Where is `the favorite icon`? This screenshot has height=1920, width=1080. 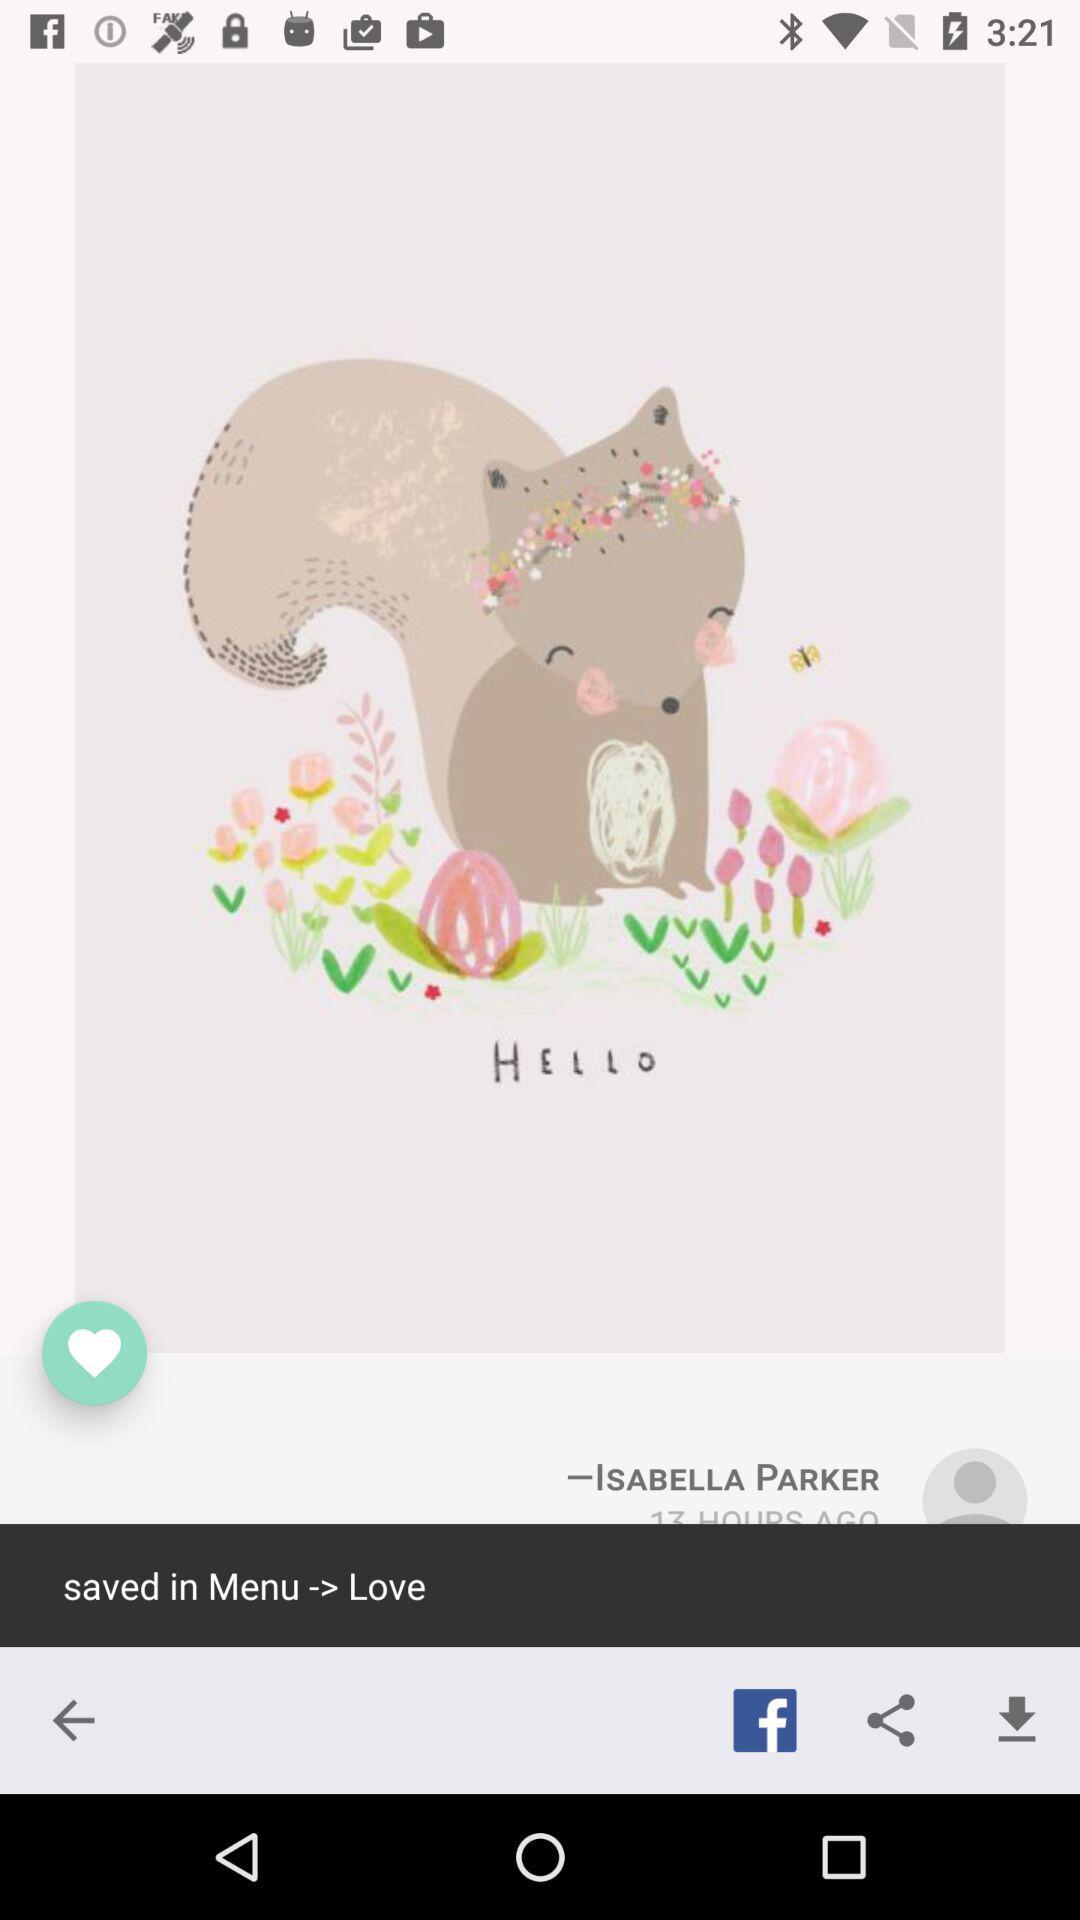
the favorite icon is located at coordinates (94, 1353).